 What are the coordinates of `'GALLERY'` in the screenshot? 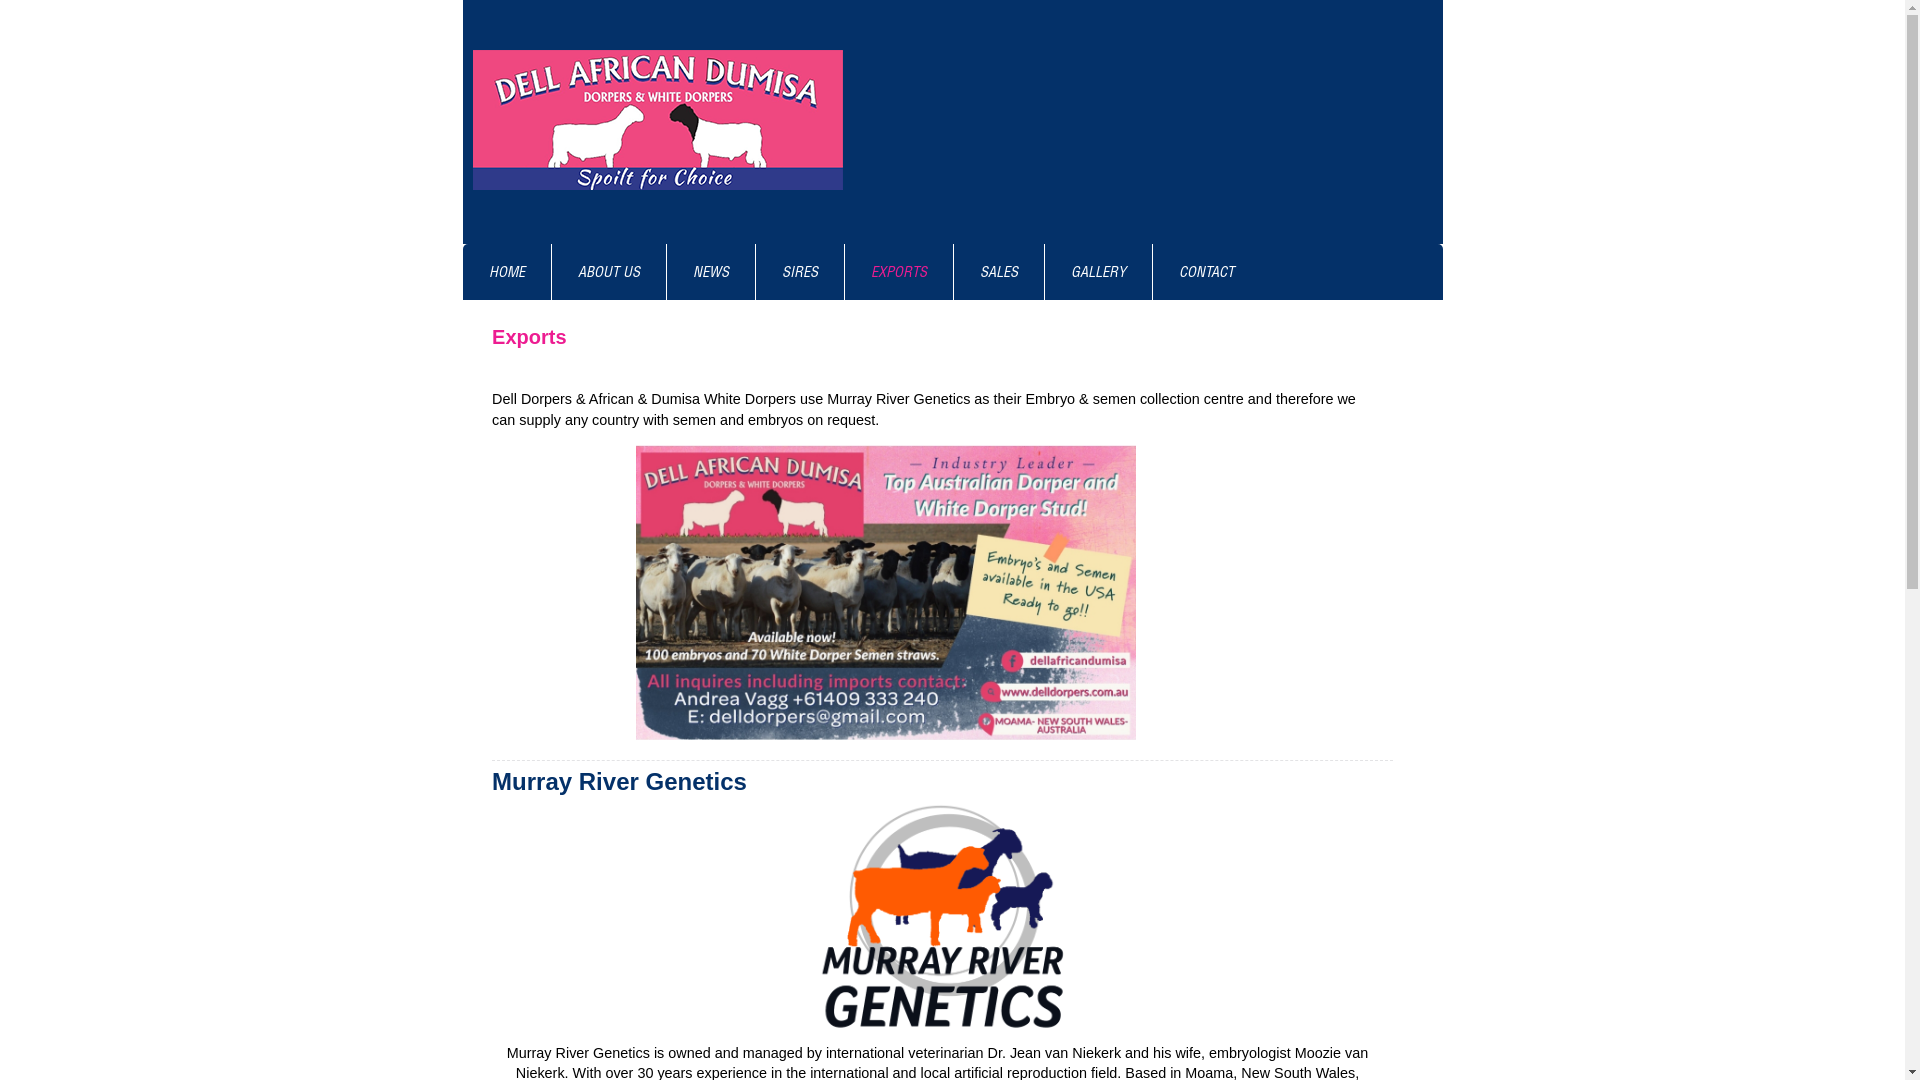 It's located at (1096, 272).